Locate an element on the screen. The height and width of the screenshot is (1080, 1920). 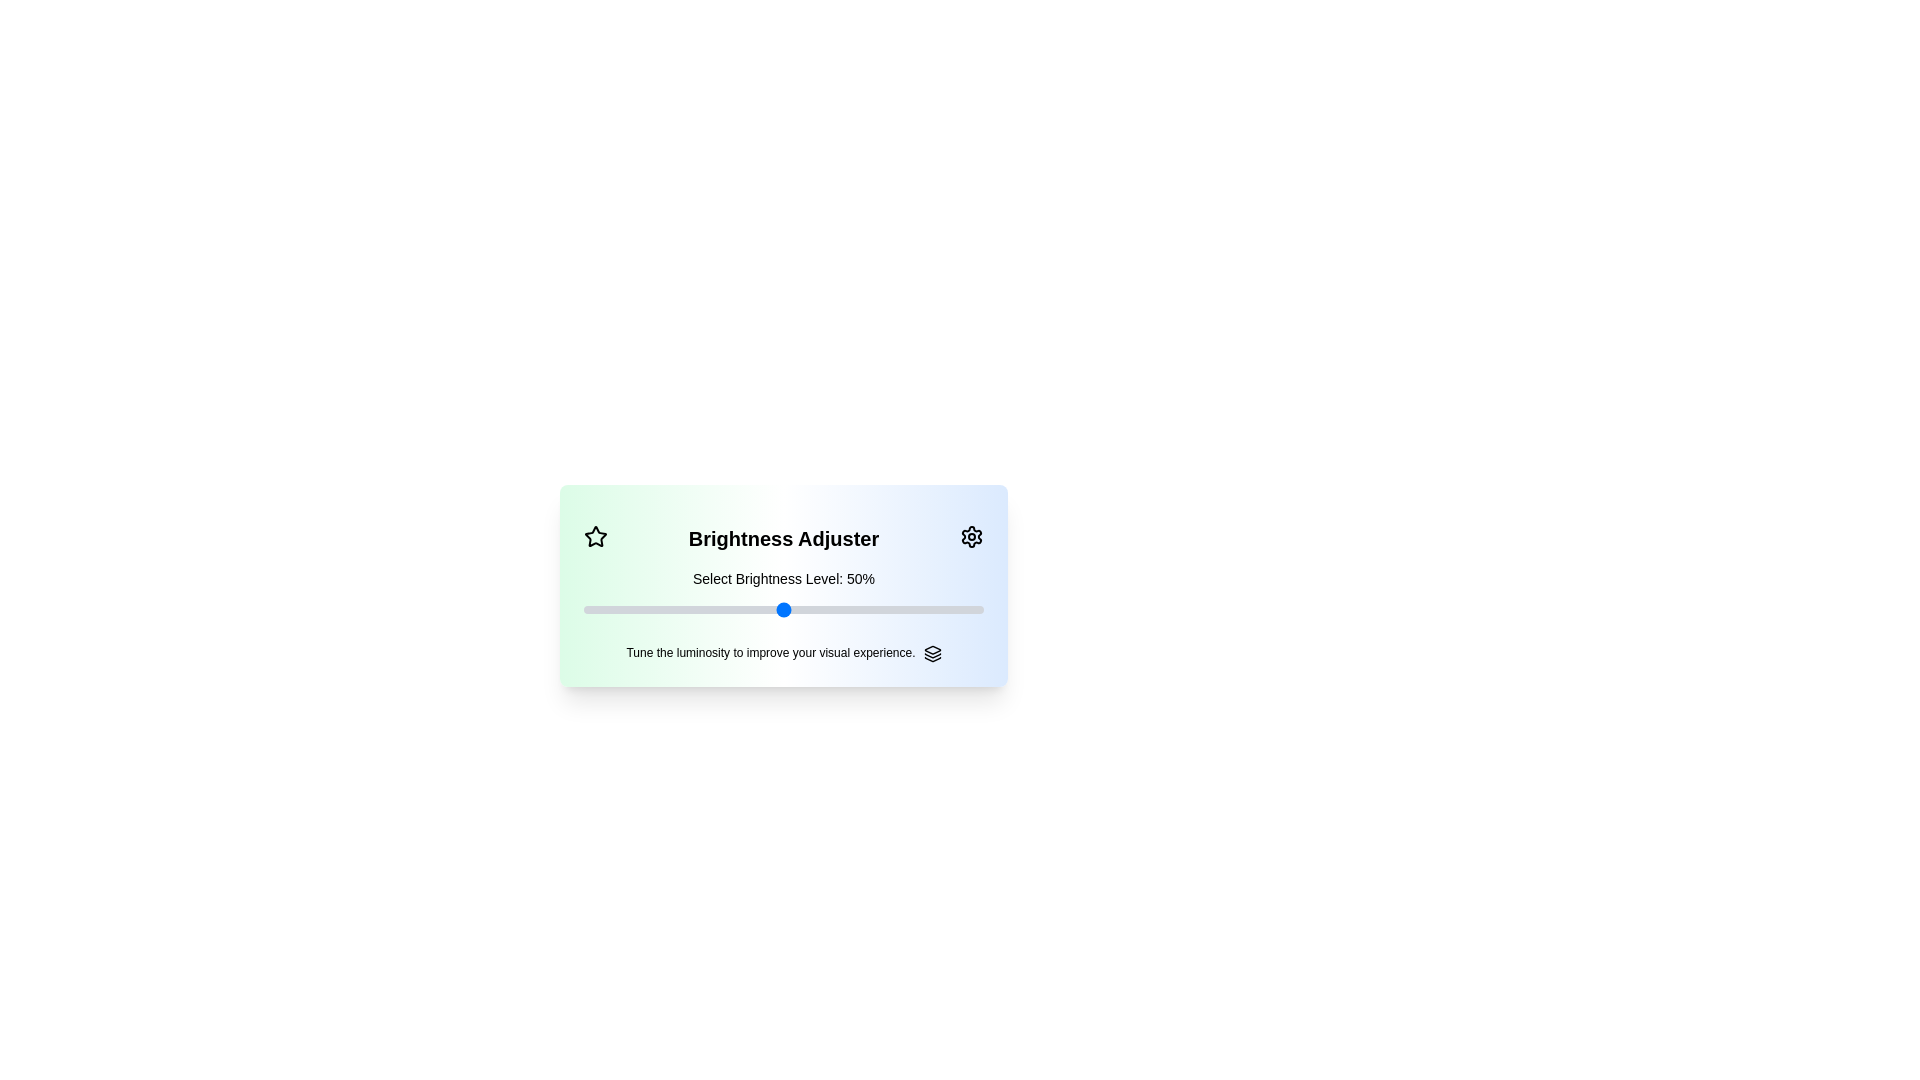
the slider to set brightness to 37% is located at coordinates (583, 608).